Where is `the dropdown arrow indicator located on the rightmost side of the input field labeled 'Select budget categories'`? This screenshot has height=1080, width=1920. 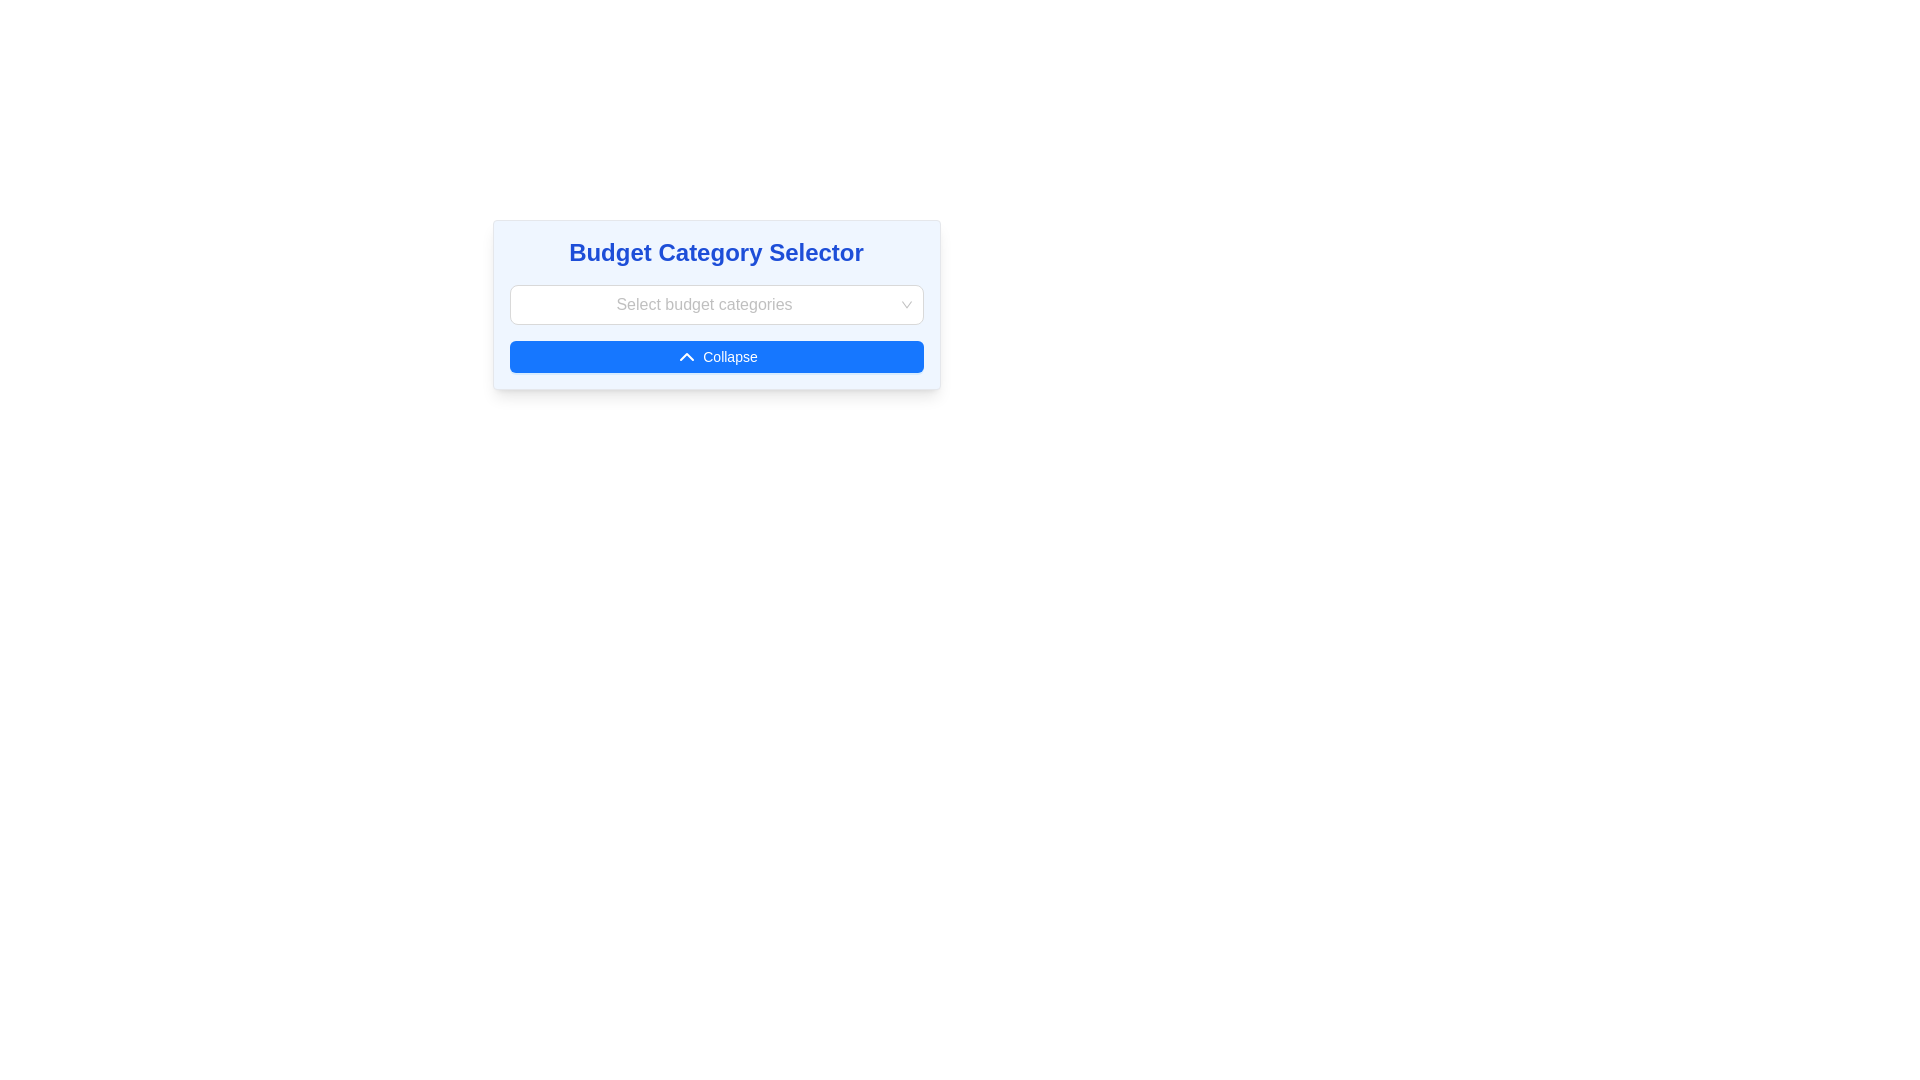
the dropdown arrow indicator located on the rightmost side of the input field labeled 'Select budget categories' is located at coordinates (905, 304).